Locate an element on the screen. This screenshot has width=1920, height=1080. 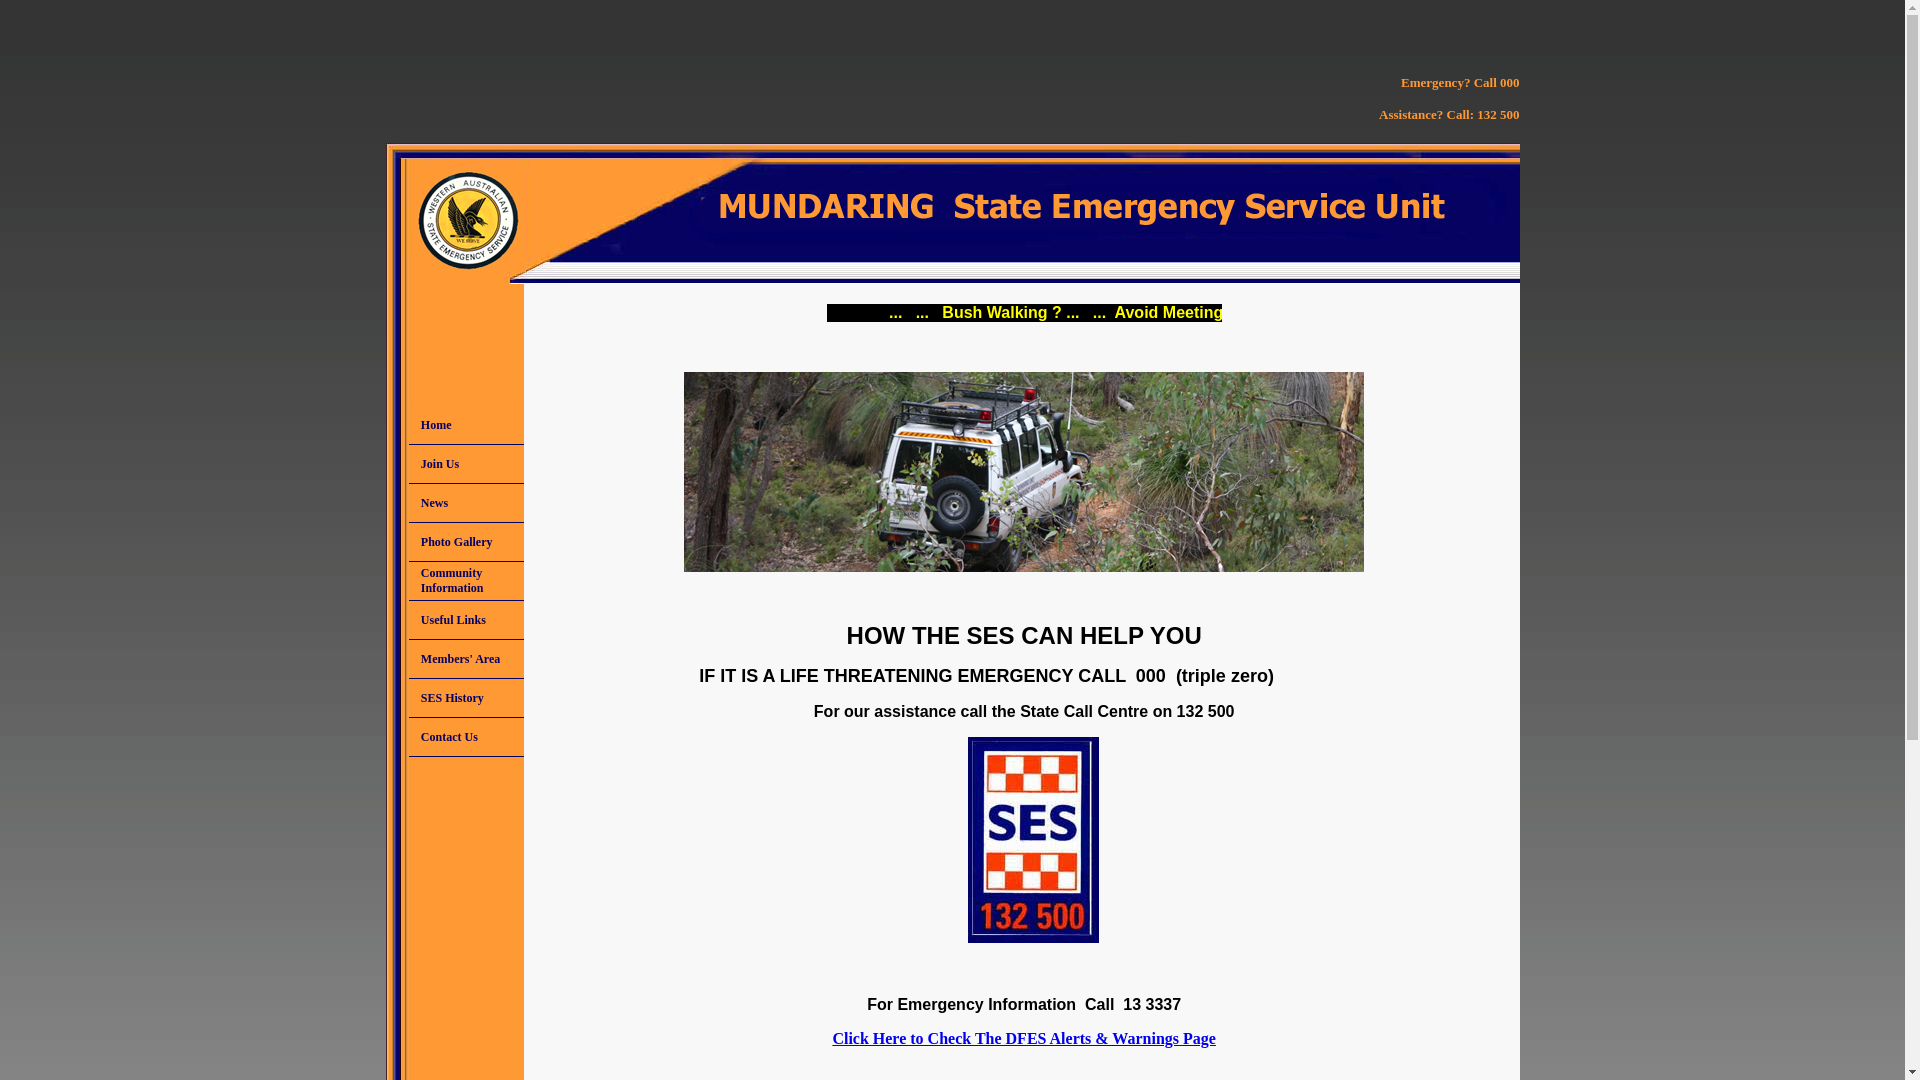
'Community is located at coordinates (465, 581).